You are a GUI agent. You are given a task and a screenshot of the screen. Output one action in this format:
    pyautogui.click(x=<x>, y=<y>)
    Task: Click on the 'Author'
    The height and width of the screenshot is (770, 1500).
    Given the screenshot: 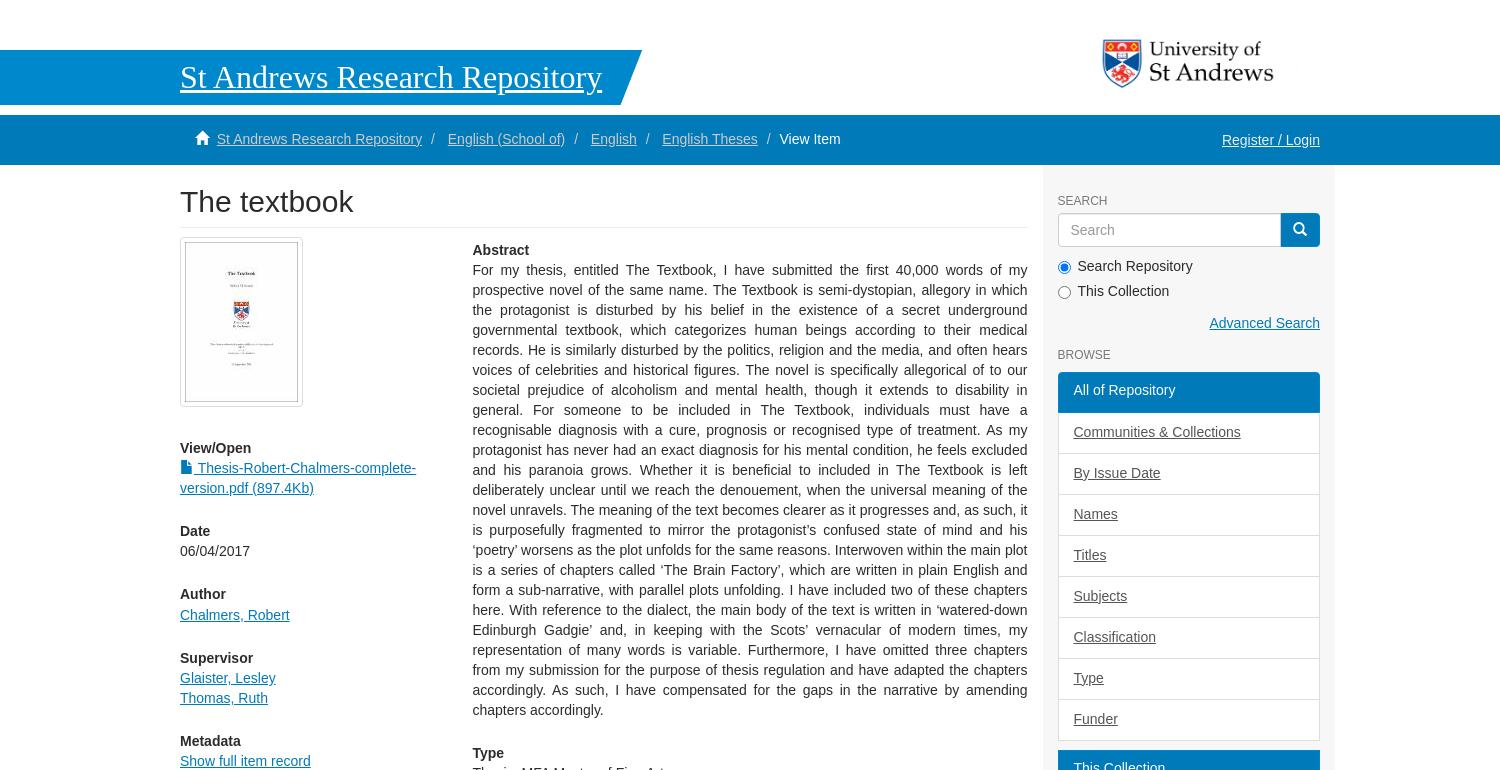 What is the action you would take?
    pyautogui.click(x=201, y=592)
    